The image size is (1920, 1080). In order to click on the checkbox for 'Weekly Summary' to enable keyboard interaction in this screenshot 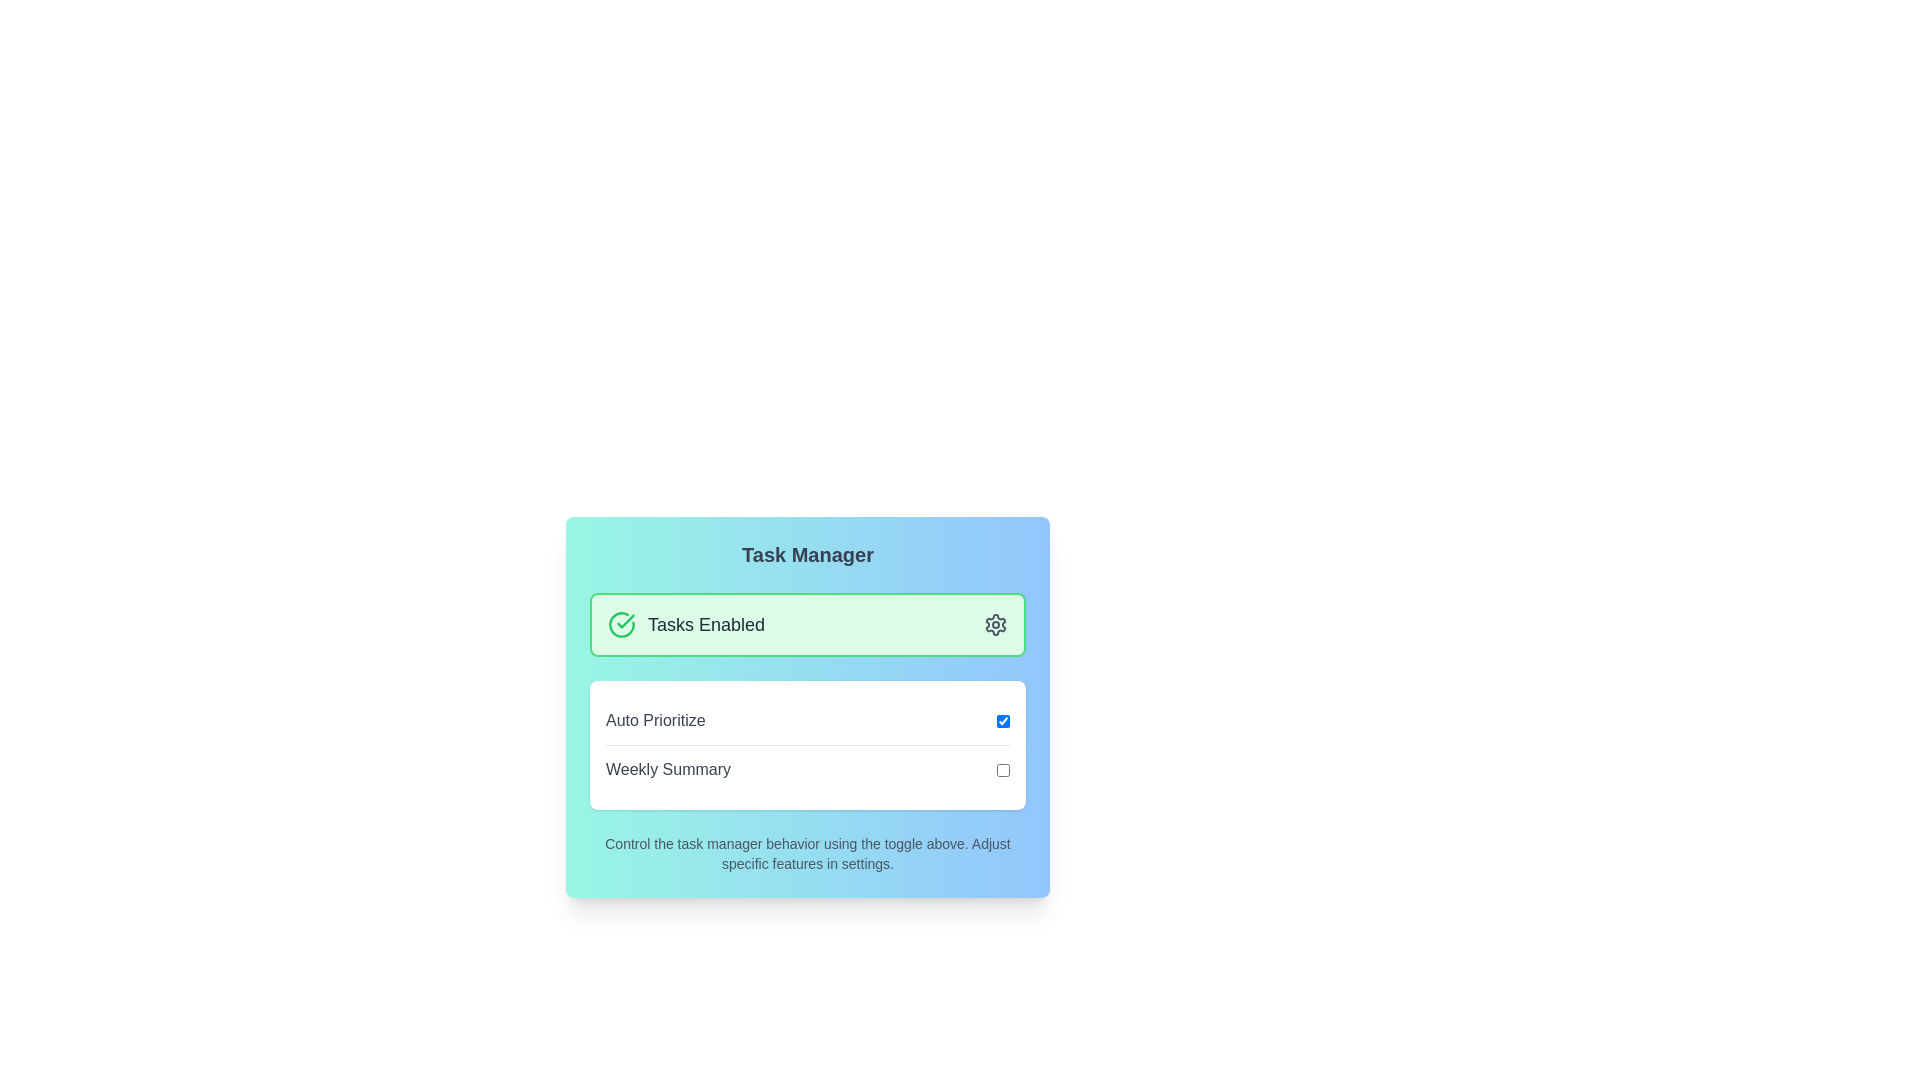, I will do `click(1003, 769)`.